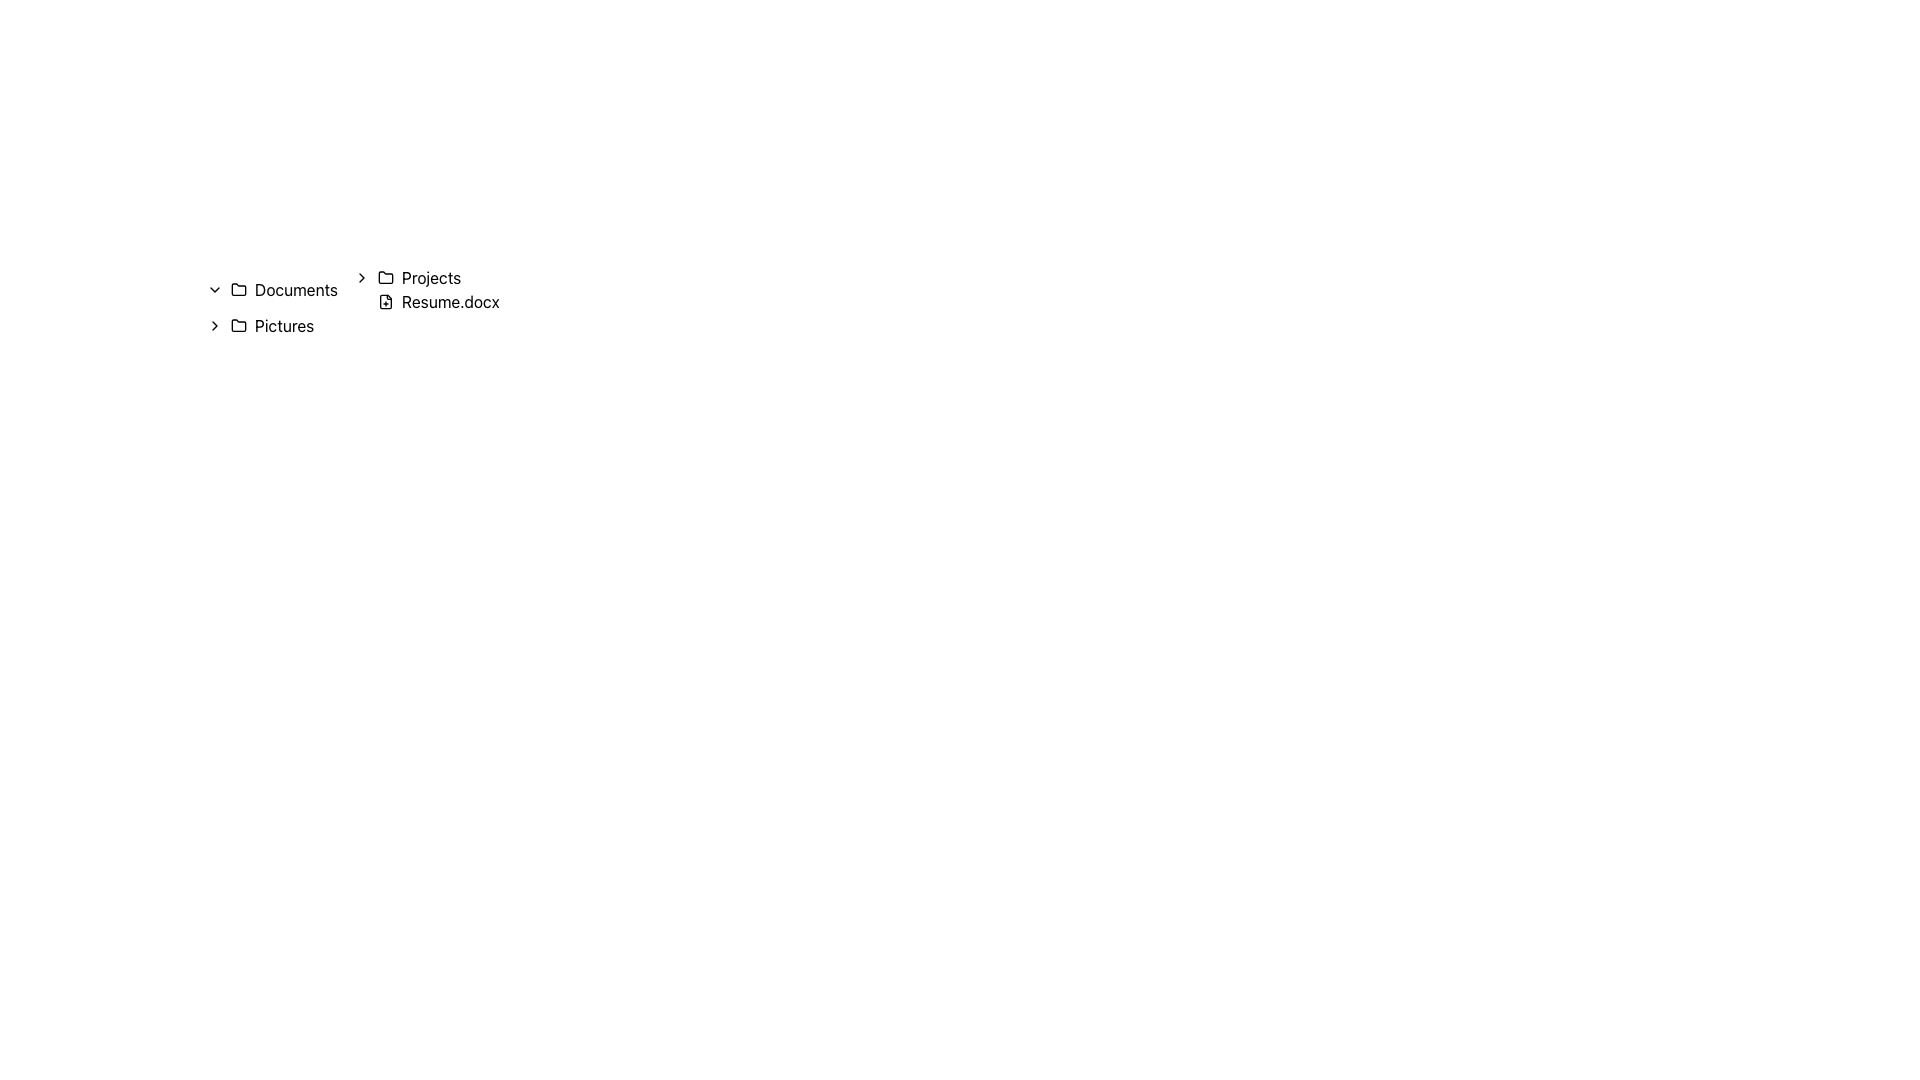 The height and width of the screenshot is (1080, 1920). What do you see at coordinates (361, 277) in the screenshot?
I see `the Chevron Icon located to the left of the 'Projects' text` at bounding box center [361, 277].